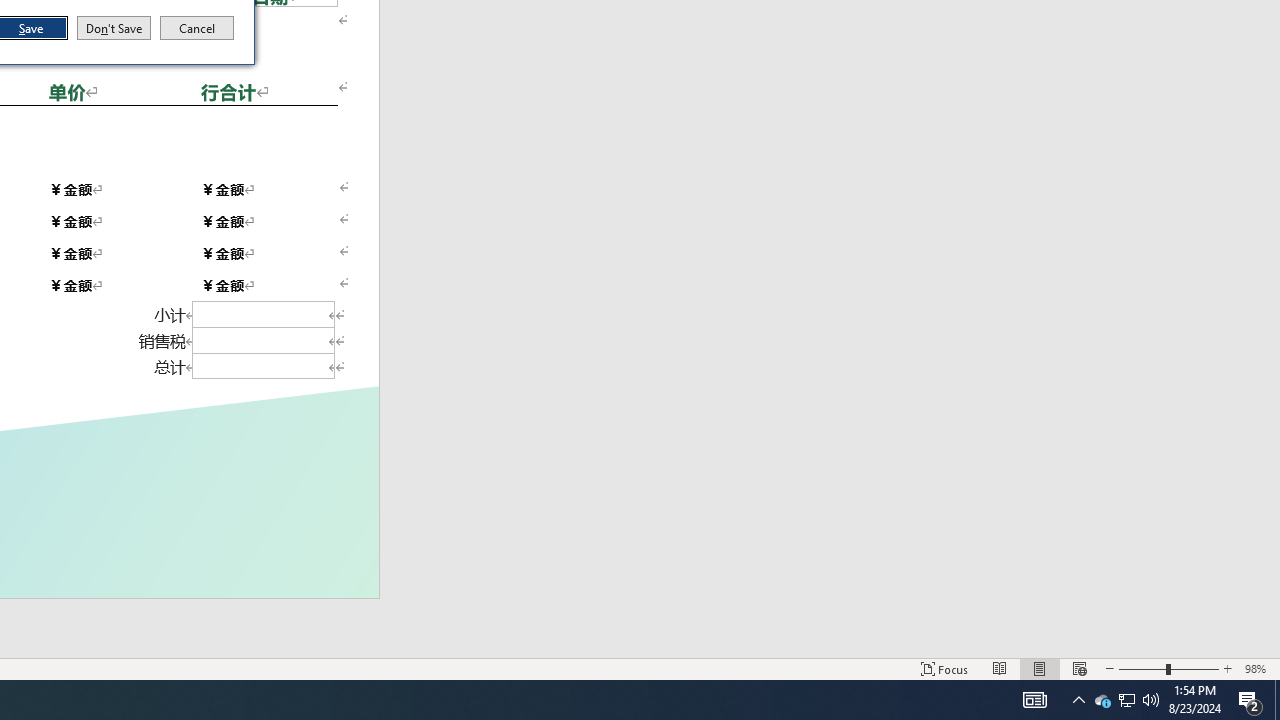 The width and height of the screenshot is (1280, 720). Describe the element at coordinates (112, 28) in the screenshot. I see `'Don'` at that location.